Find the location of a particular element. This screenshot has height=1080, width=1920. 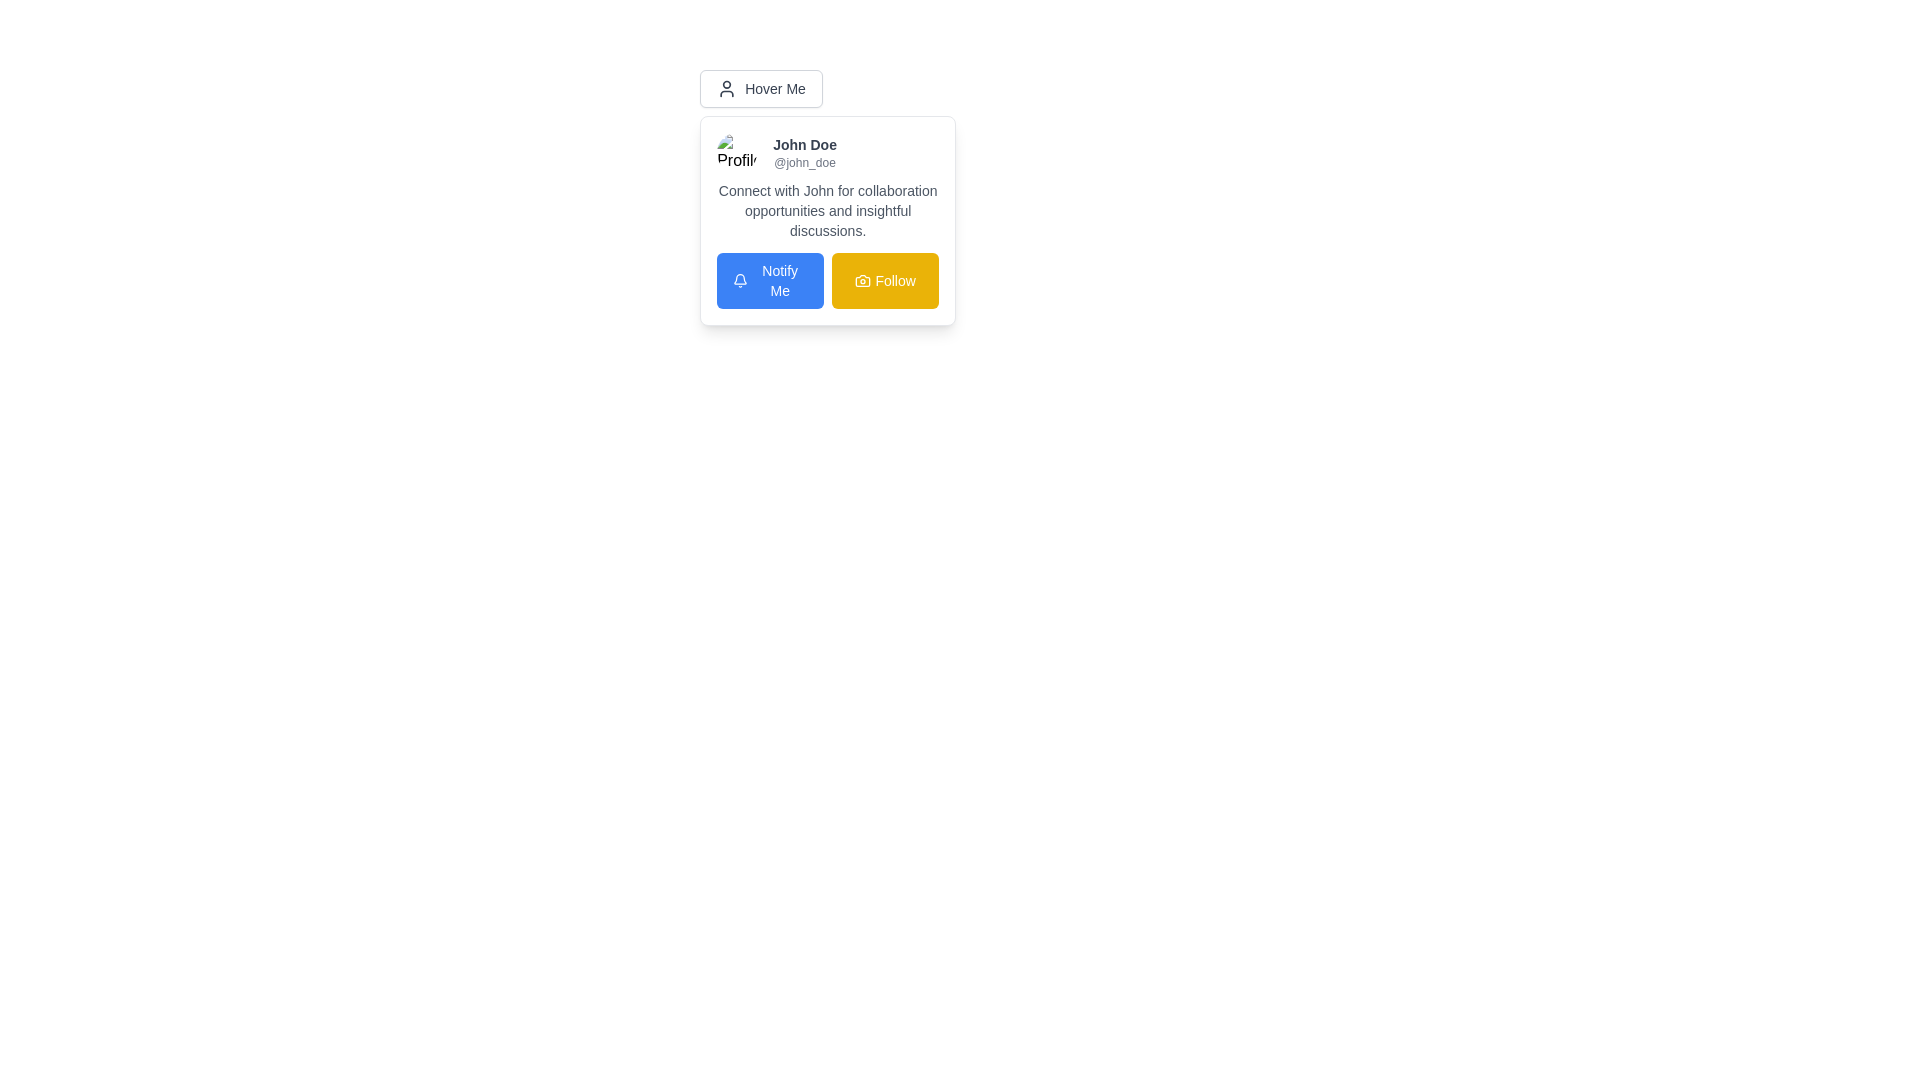

the text label providing additional information about the user's profile, located beneath the username block and above the 'Notify Me' and 'Follow' buttons is located at coordinates (828, 211).